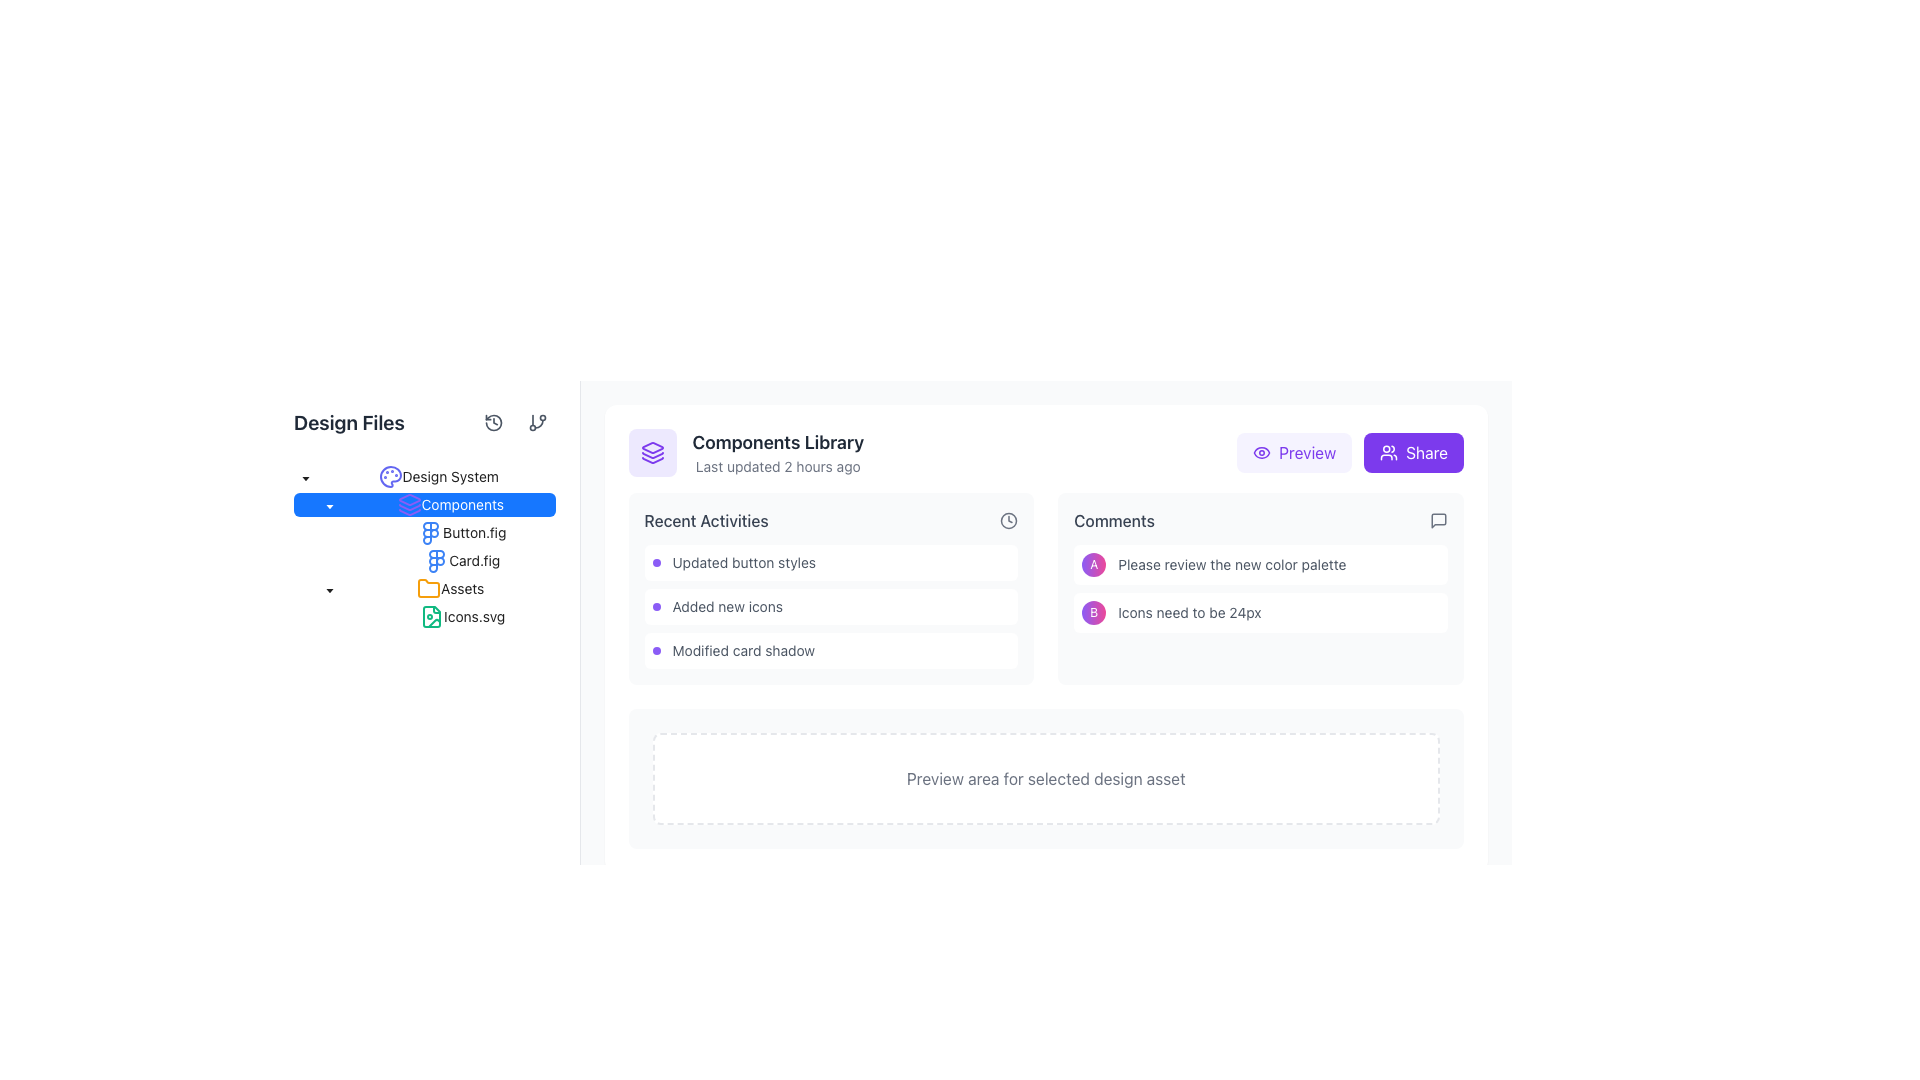  I want to click on the Comment entry row featuring a gradient circle with the letter 'A' and the text 'Please review the new color palette', so click(1260, 564).